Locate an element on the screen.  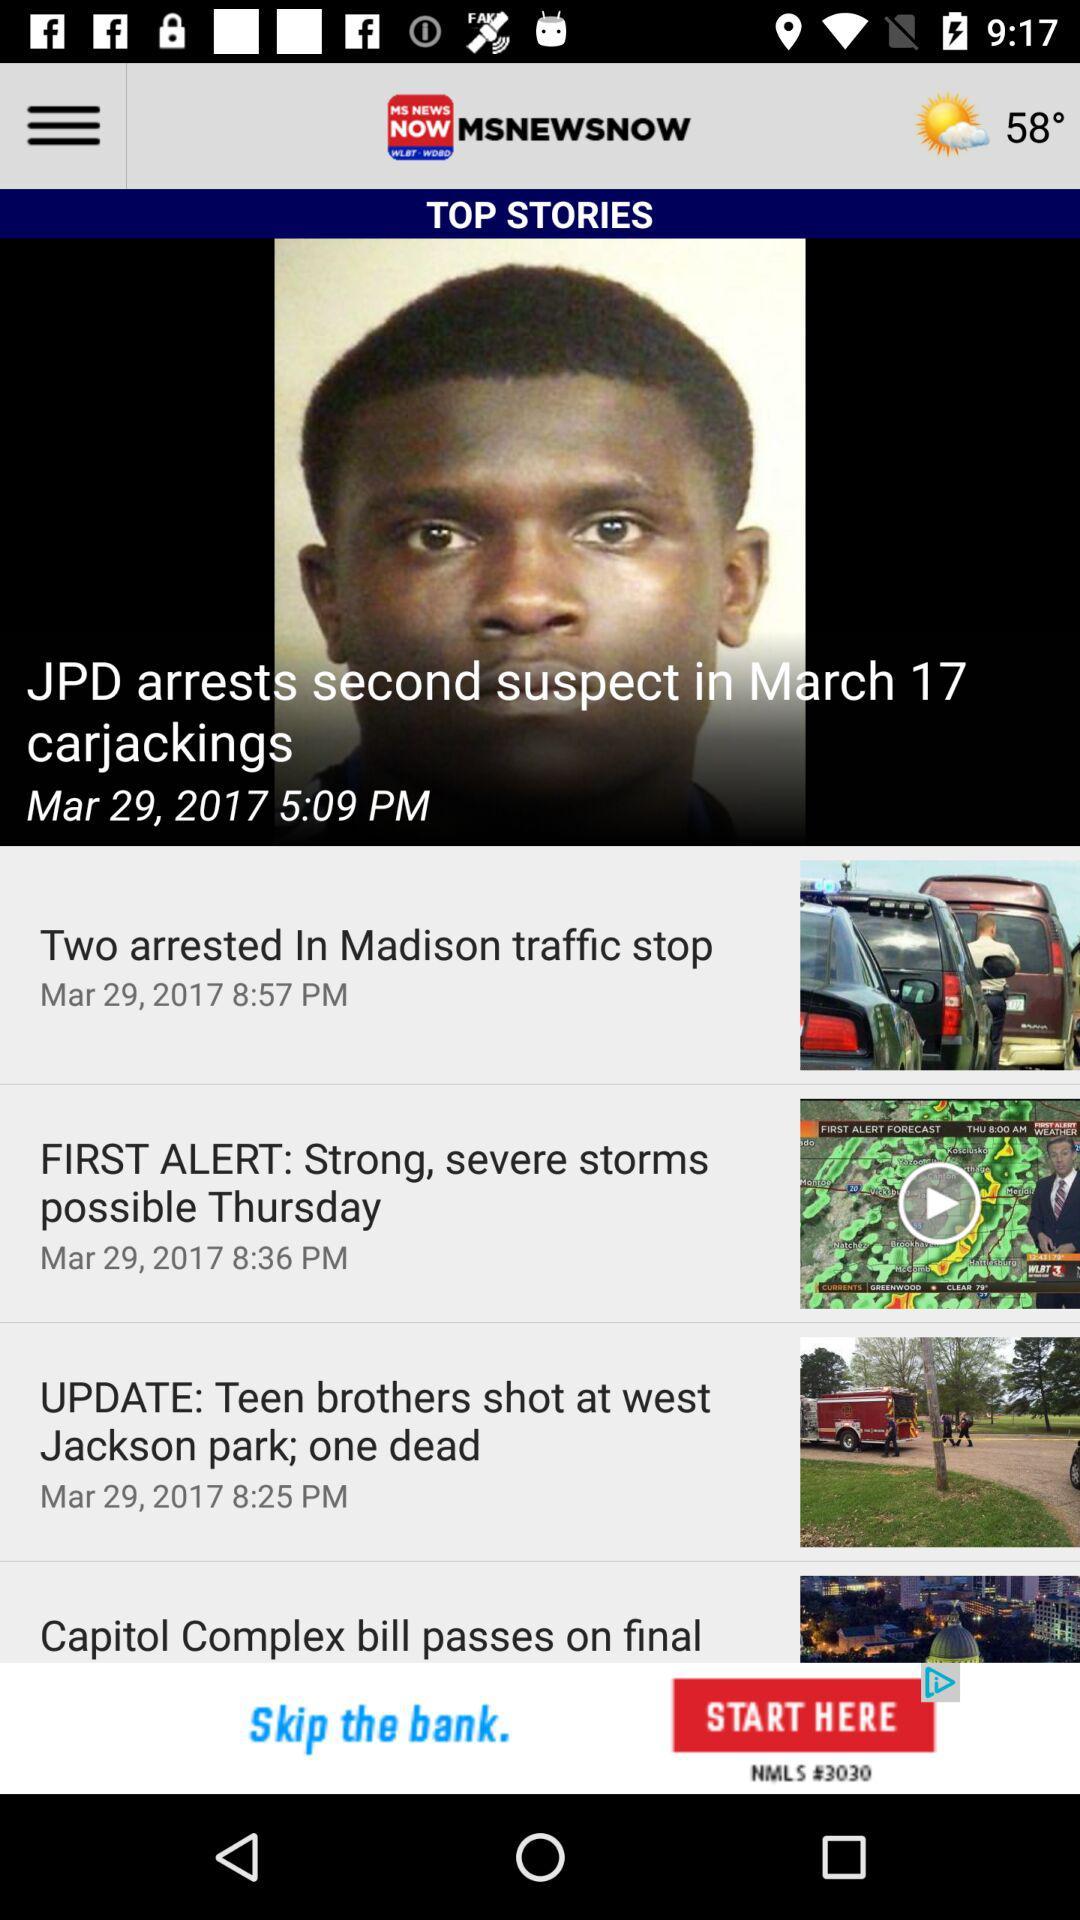
the settings icon is located at coordinates (988, 124).